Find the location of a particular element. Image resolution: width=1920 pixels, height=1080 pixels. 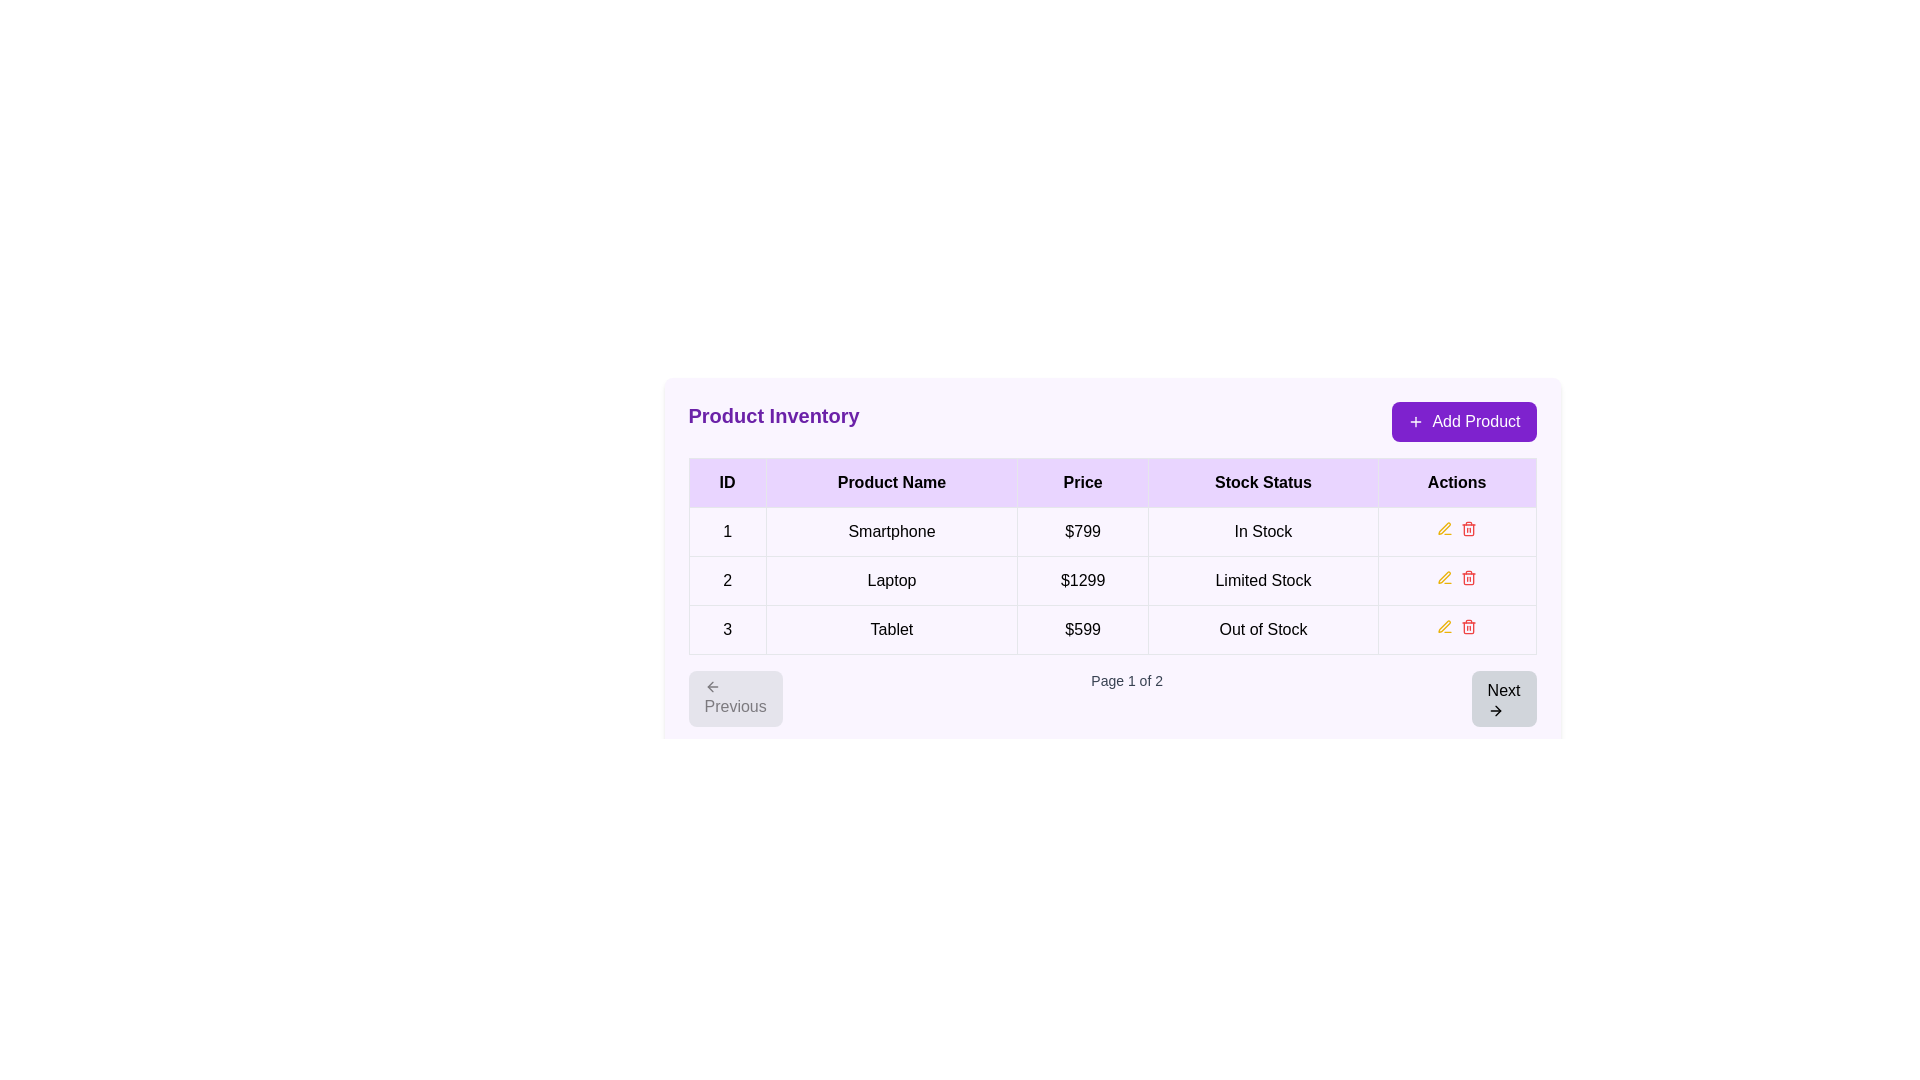

the second product identifier cell located in the second row under the 'ID' column of the product inventory table is located at coordinates (726, 581).